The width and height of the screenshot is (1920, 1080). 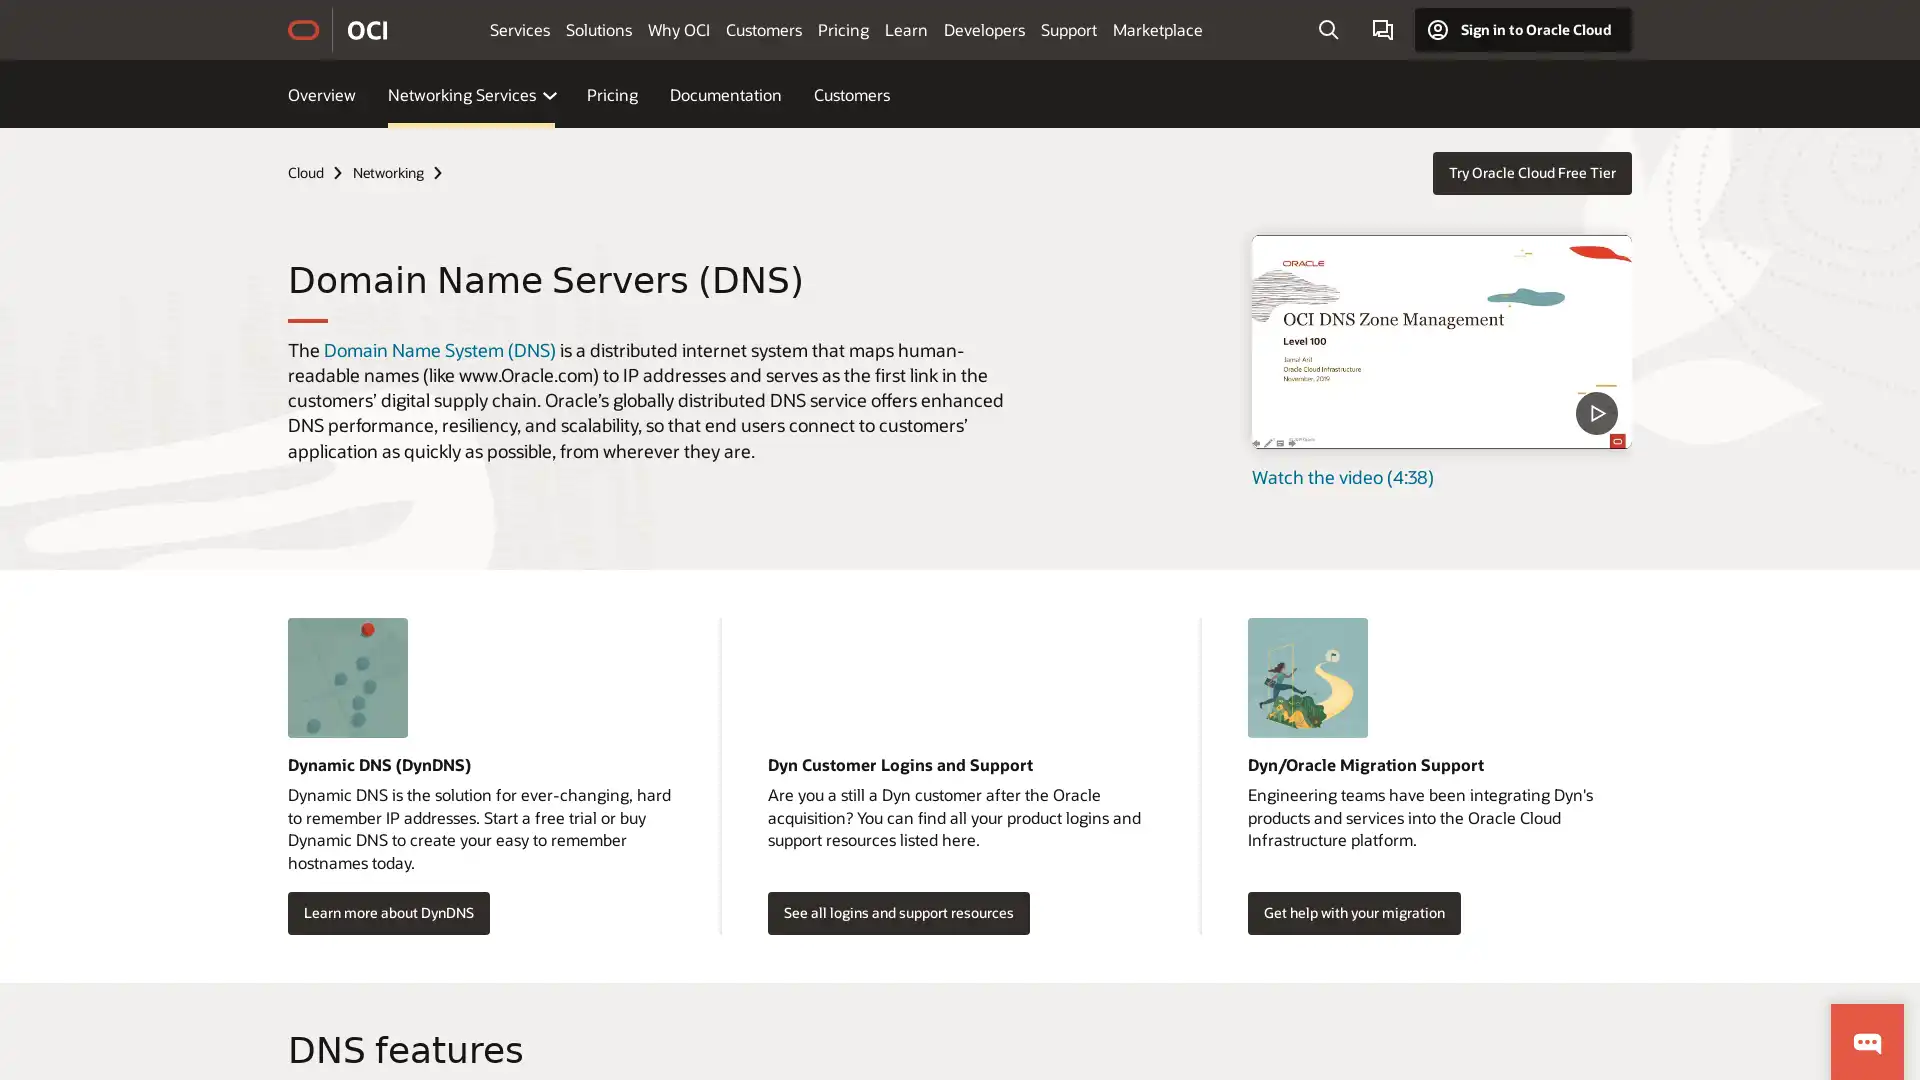 What do you see at coordinates (762, 29) in the screenshot?
I see `Customers` at bounding box center [762, 29].